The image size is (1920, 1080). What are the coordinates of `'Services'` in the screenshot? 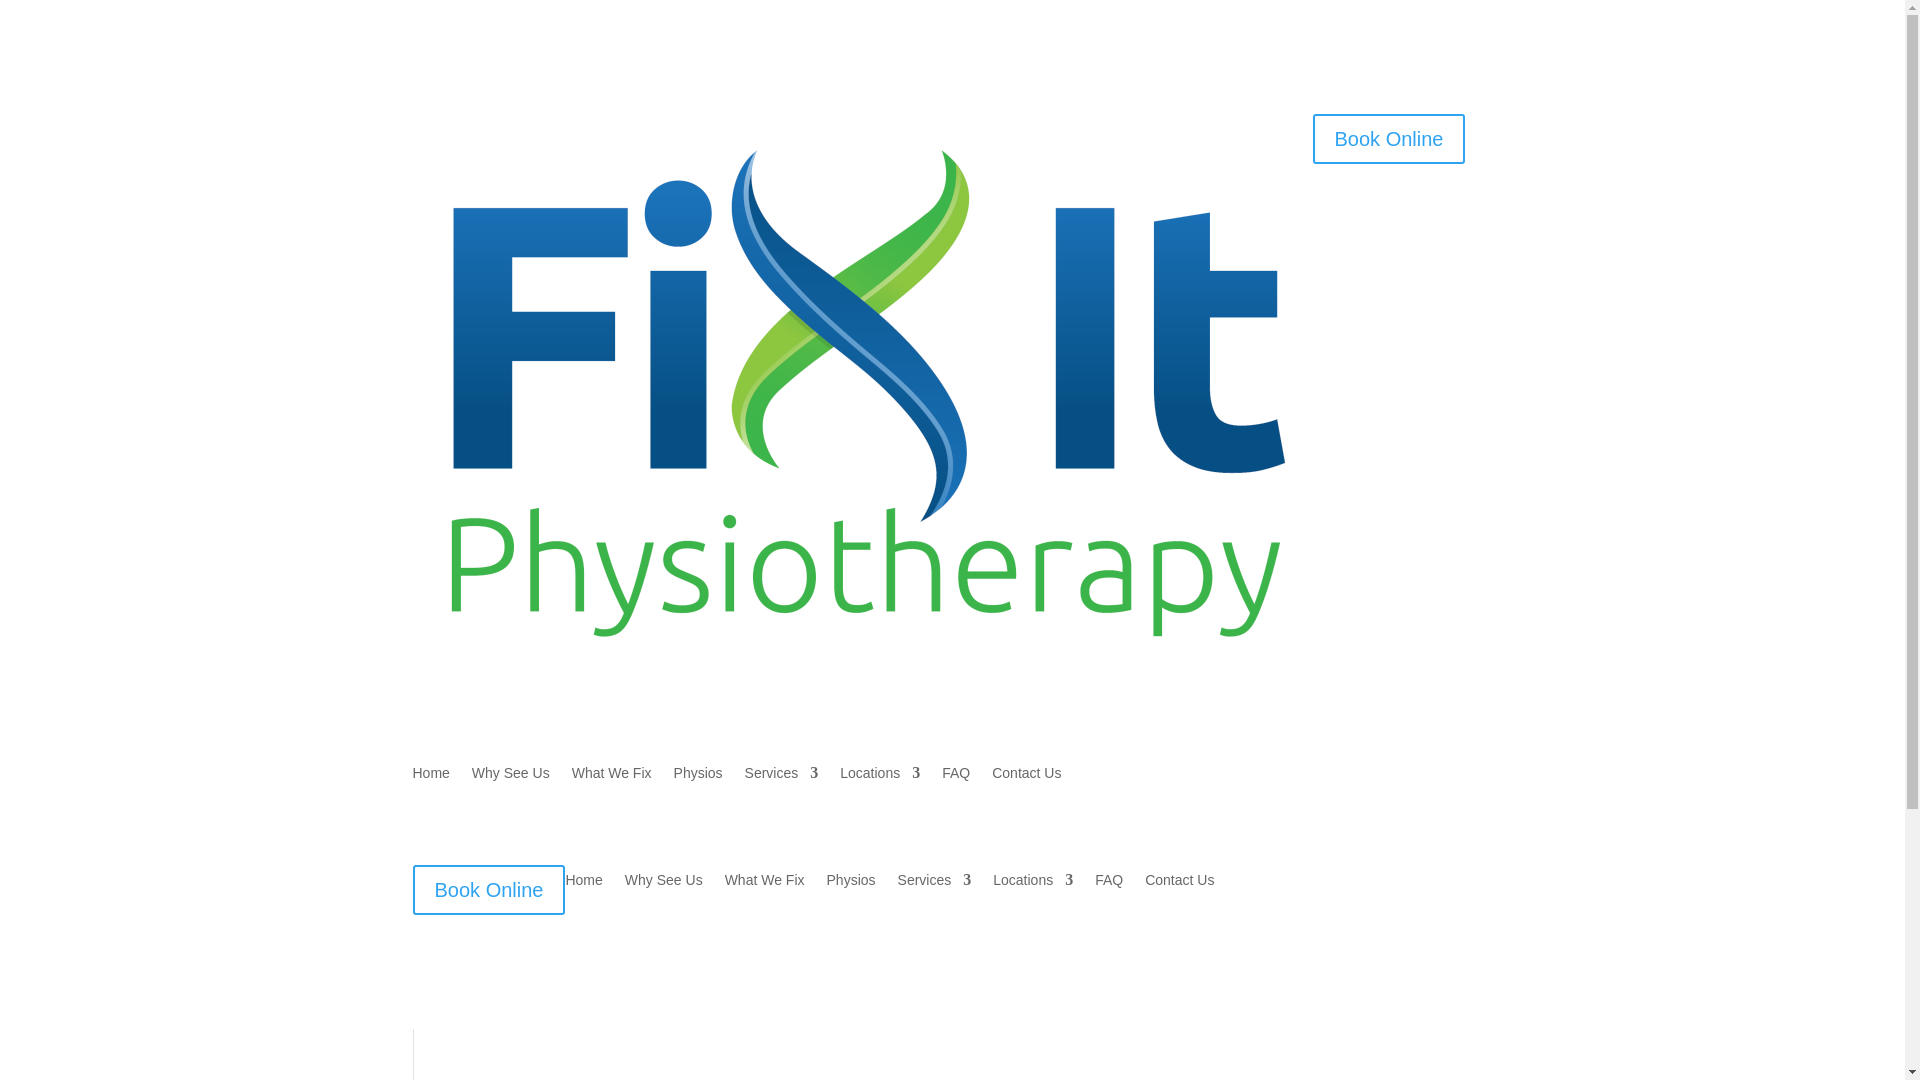 It's located at (781, 775).